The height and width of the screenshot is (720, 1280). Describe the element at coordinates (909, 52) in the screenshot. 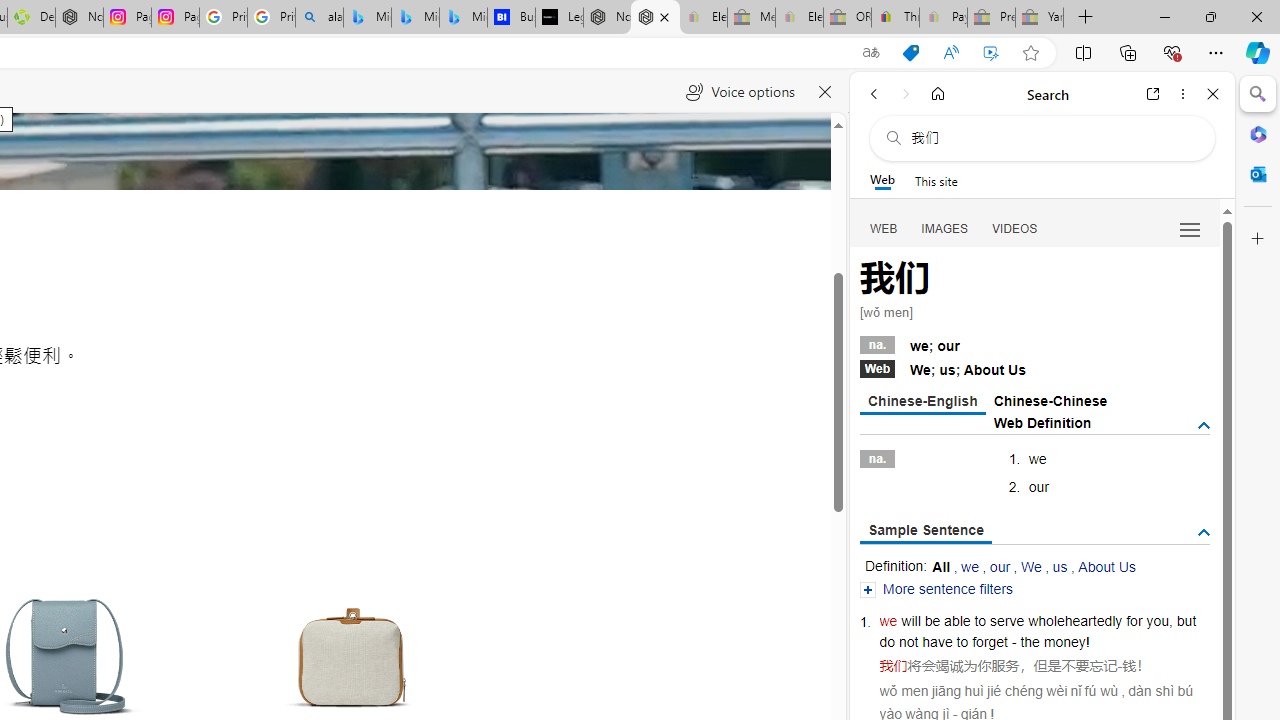

I see `'This site has coupons! Shopping in Microsoft Edge'` at that location.